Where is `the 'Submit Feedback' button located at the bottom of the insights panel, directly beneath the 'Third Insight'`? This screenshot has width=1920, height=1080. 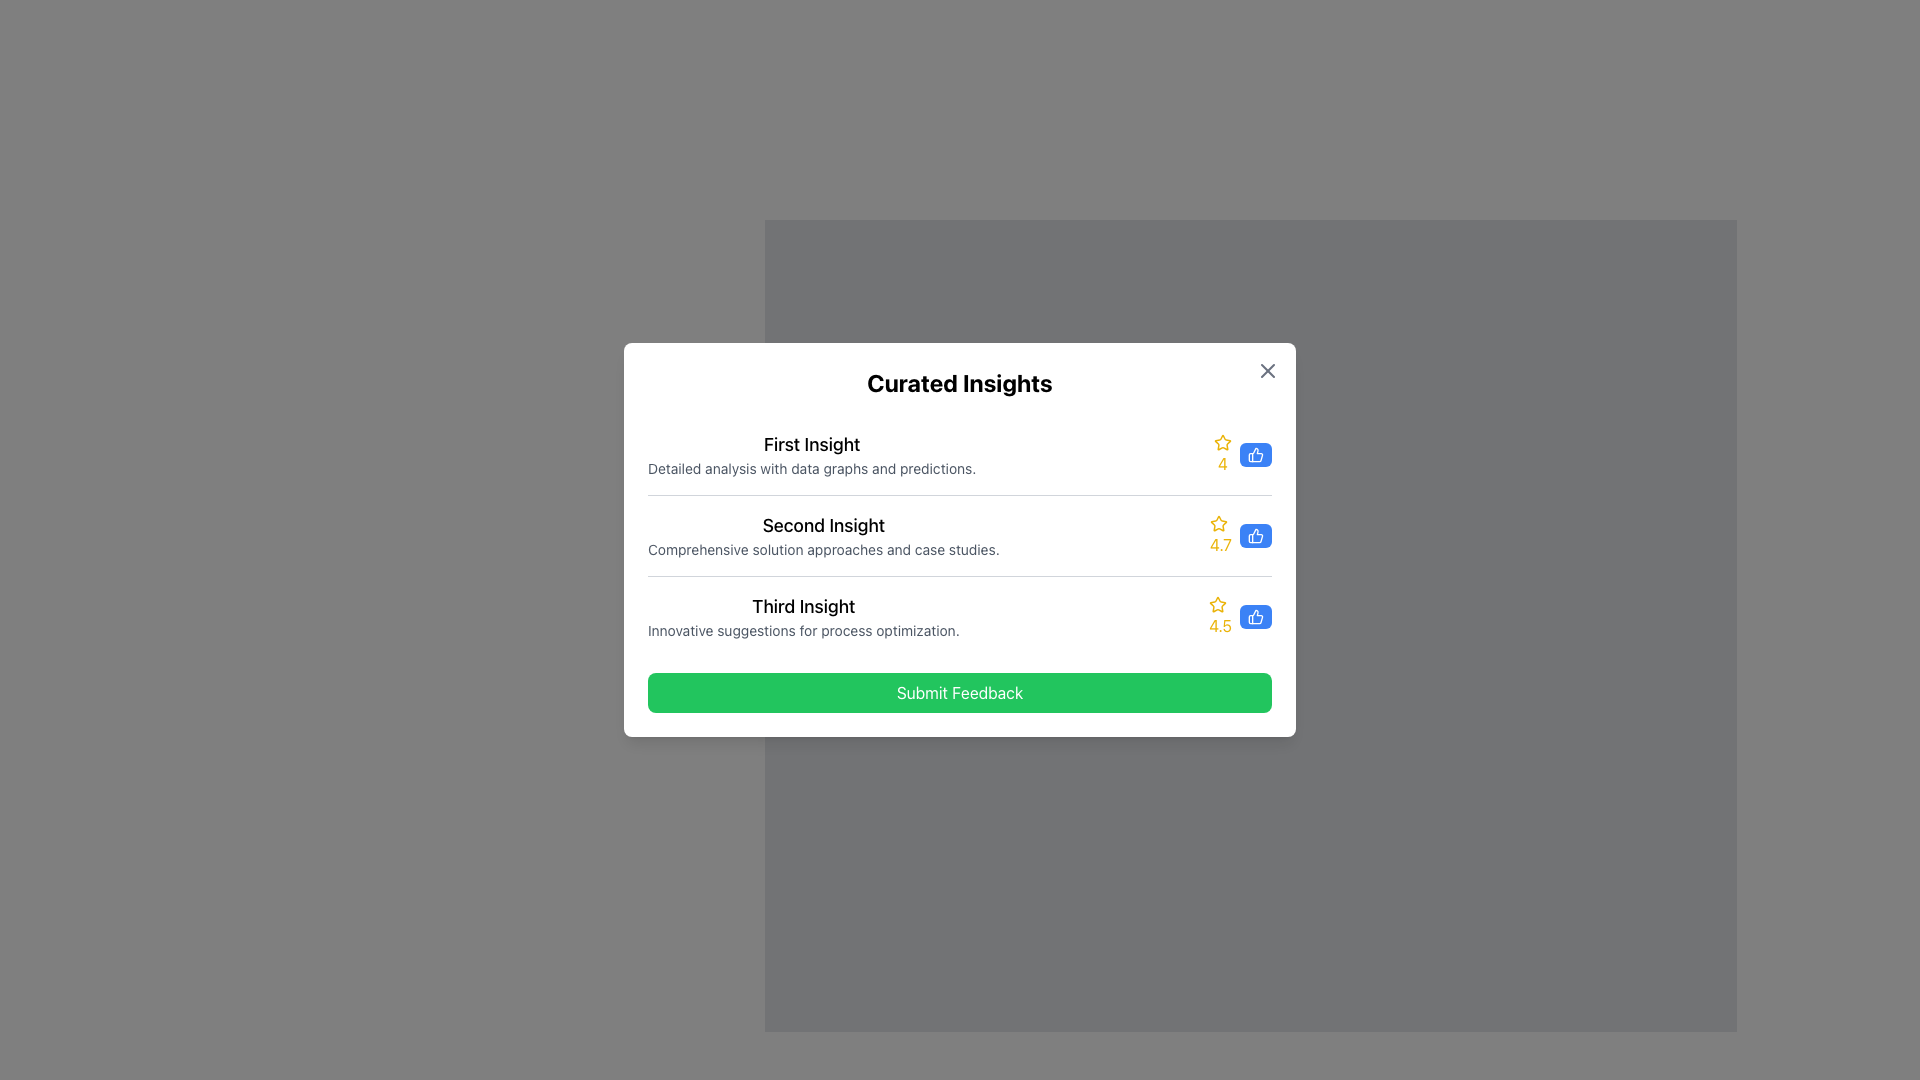
the 'Submit Feedback' button located at the bottom of the insights panel, directly beneath the 'Third Insight' is located at coordinates (960, 692).